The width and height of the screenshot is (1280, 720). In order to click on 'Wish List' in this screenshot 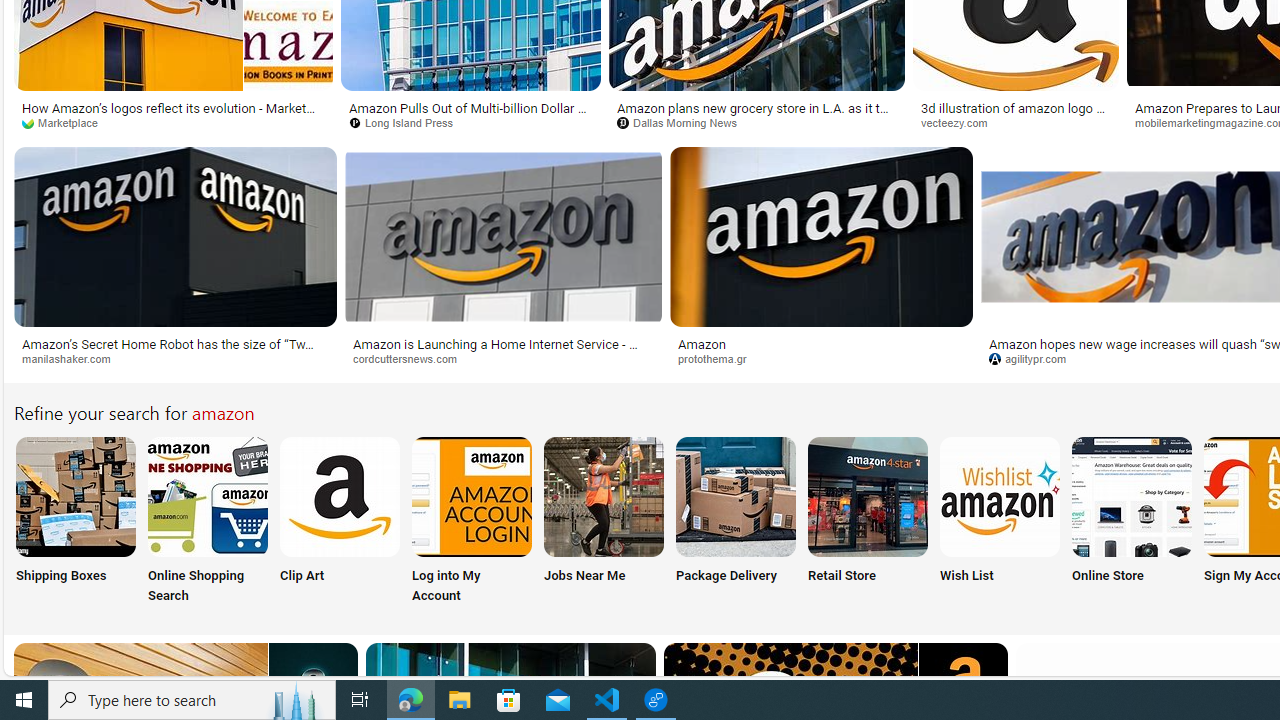, I will do `click(999, 521)`.